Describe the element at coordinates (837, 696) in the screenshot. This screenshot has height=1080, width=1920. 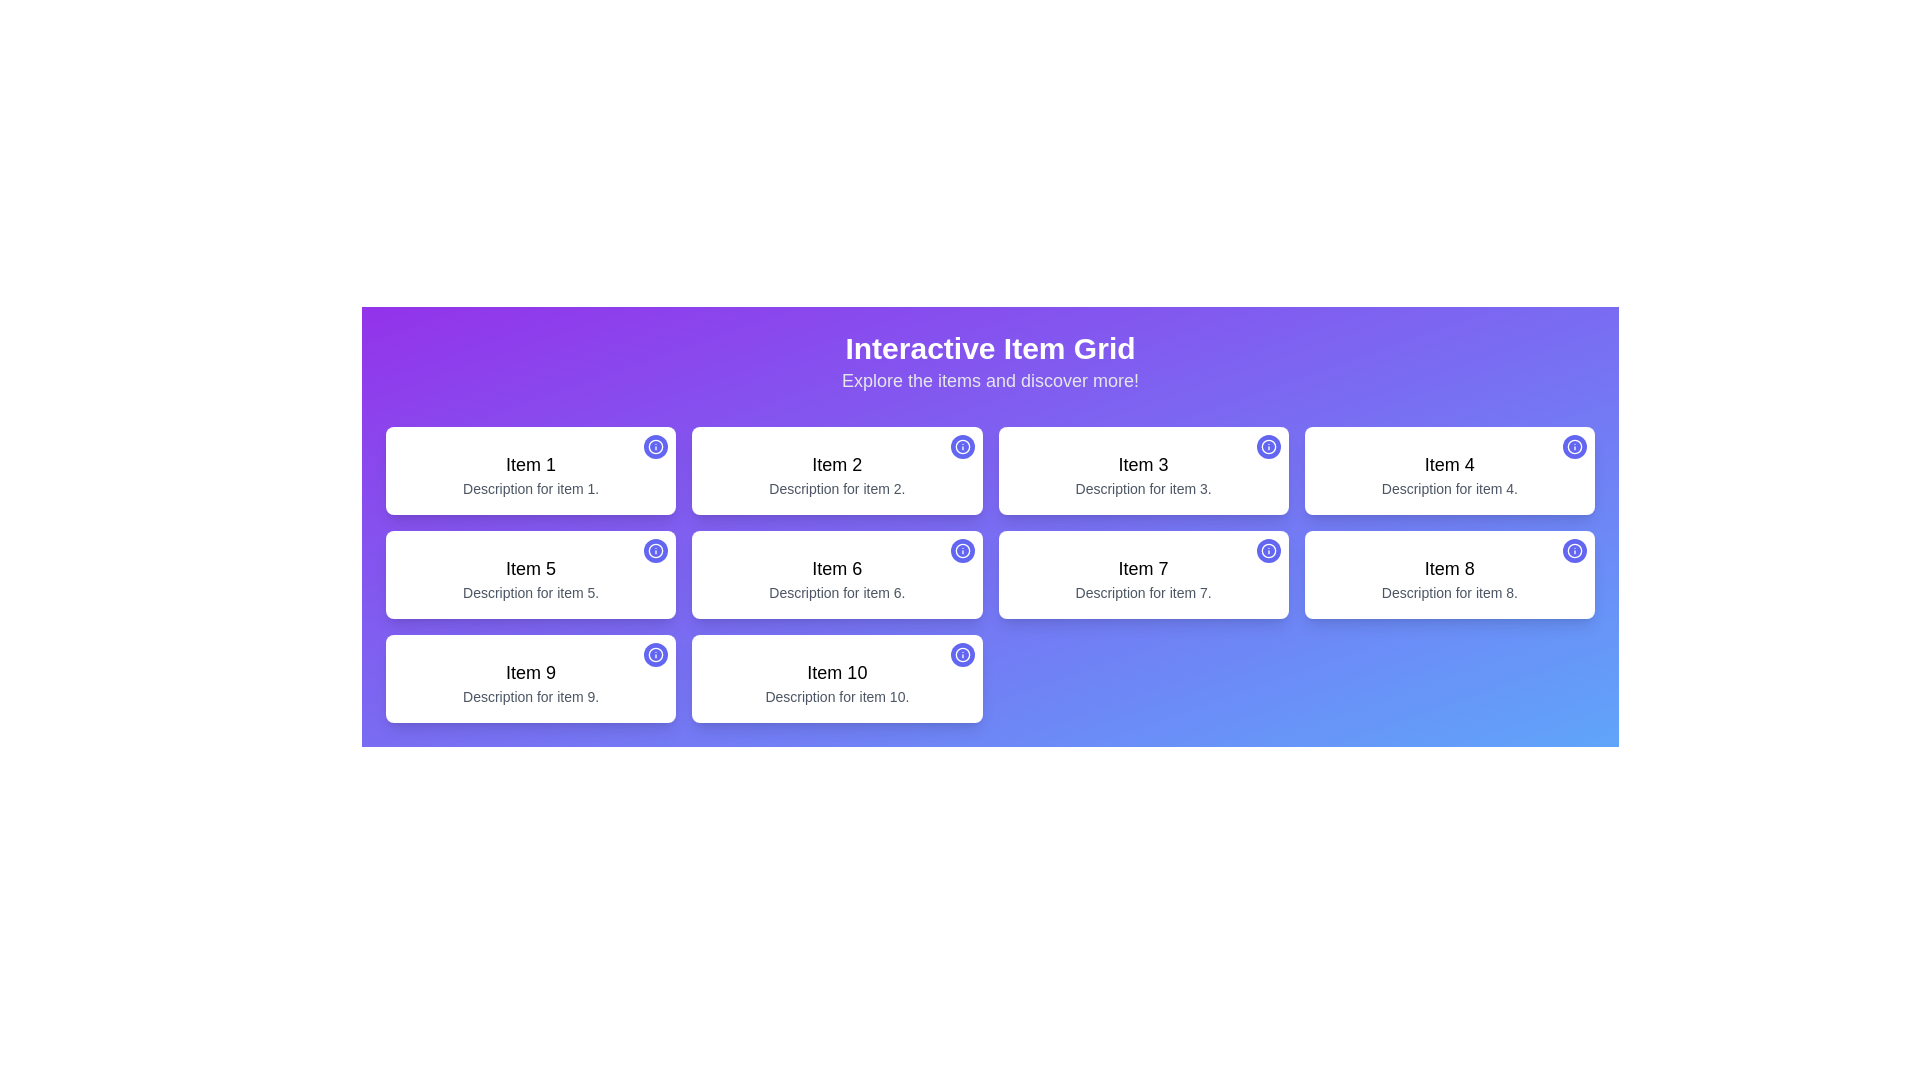
I see `the static text element displaying 'Description for item 10.' located below the heading in the card labeled 'Item 10'` at that location.